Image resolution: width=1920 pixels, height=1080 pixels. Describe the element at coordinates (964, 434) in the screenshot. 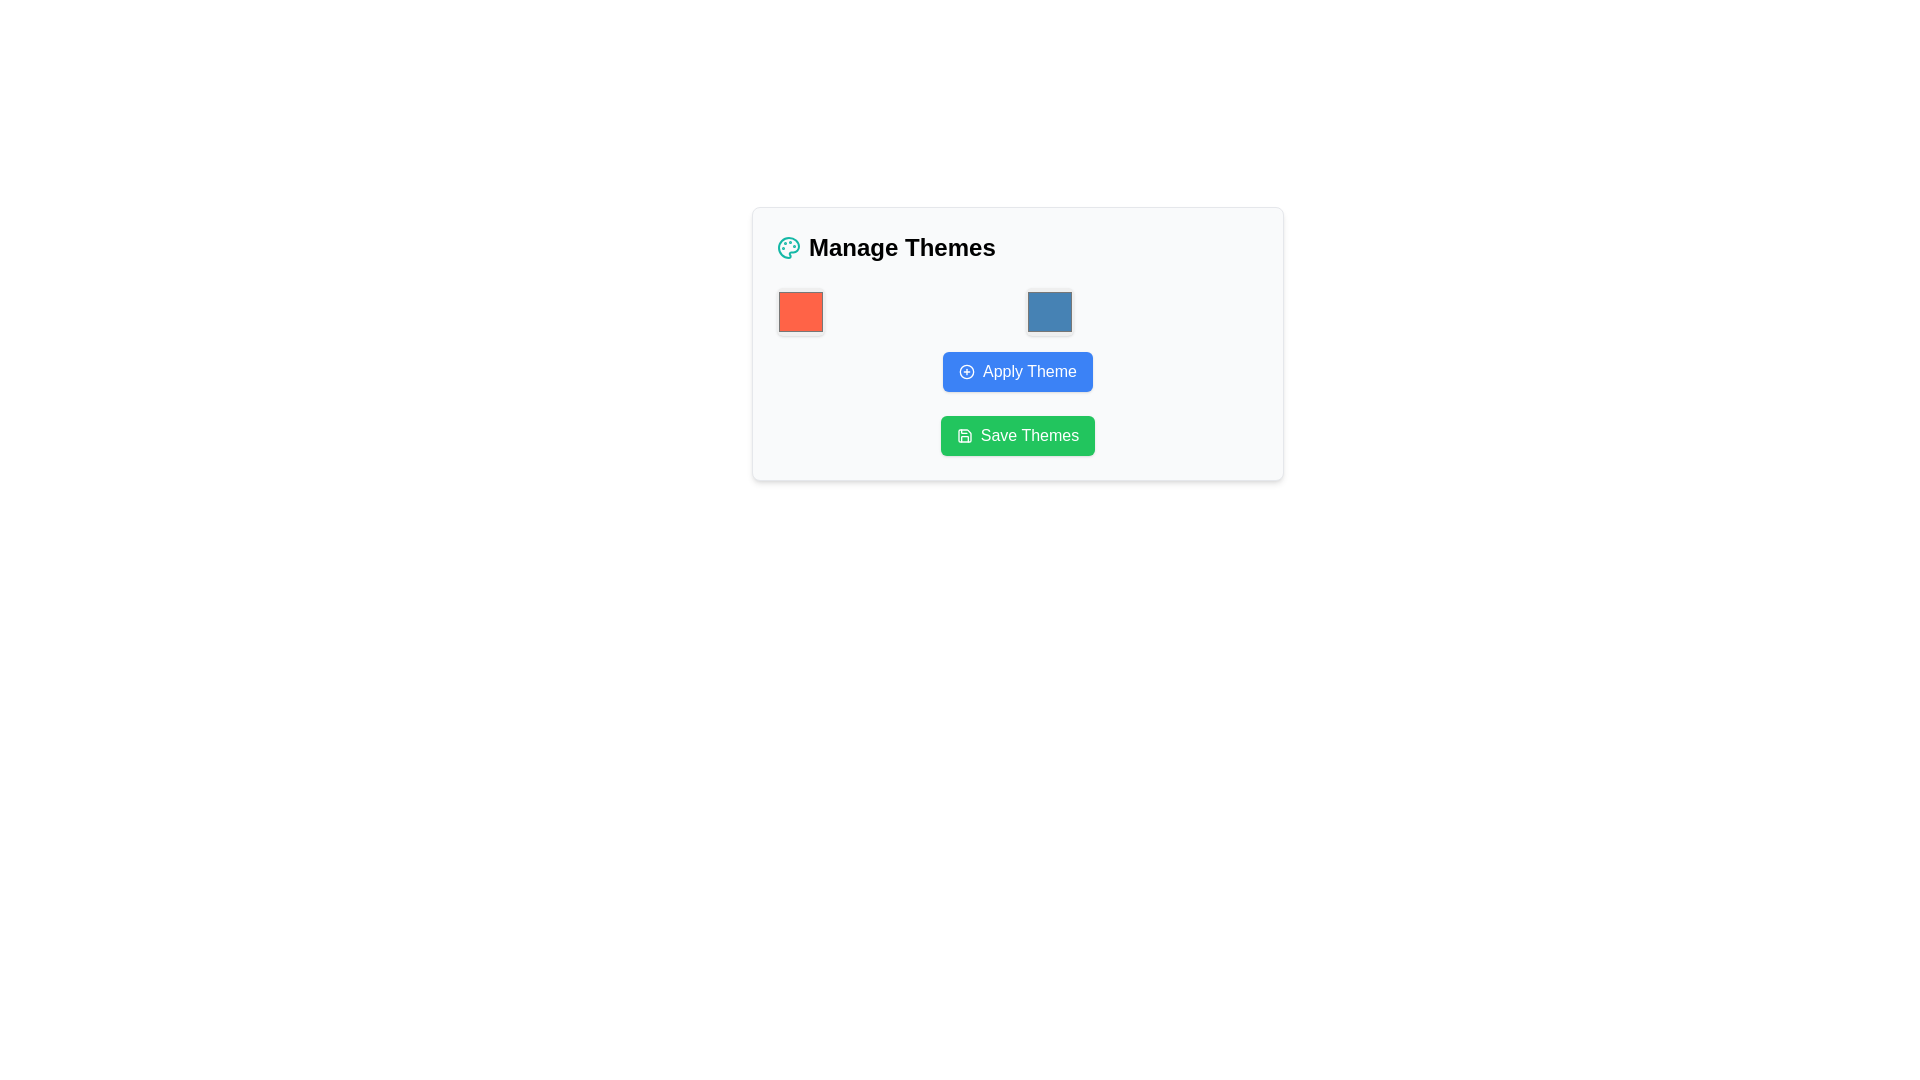

I see `the graphical icon inside the 'Save Themes' button, which indicates its save functionality` at that location.